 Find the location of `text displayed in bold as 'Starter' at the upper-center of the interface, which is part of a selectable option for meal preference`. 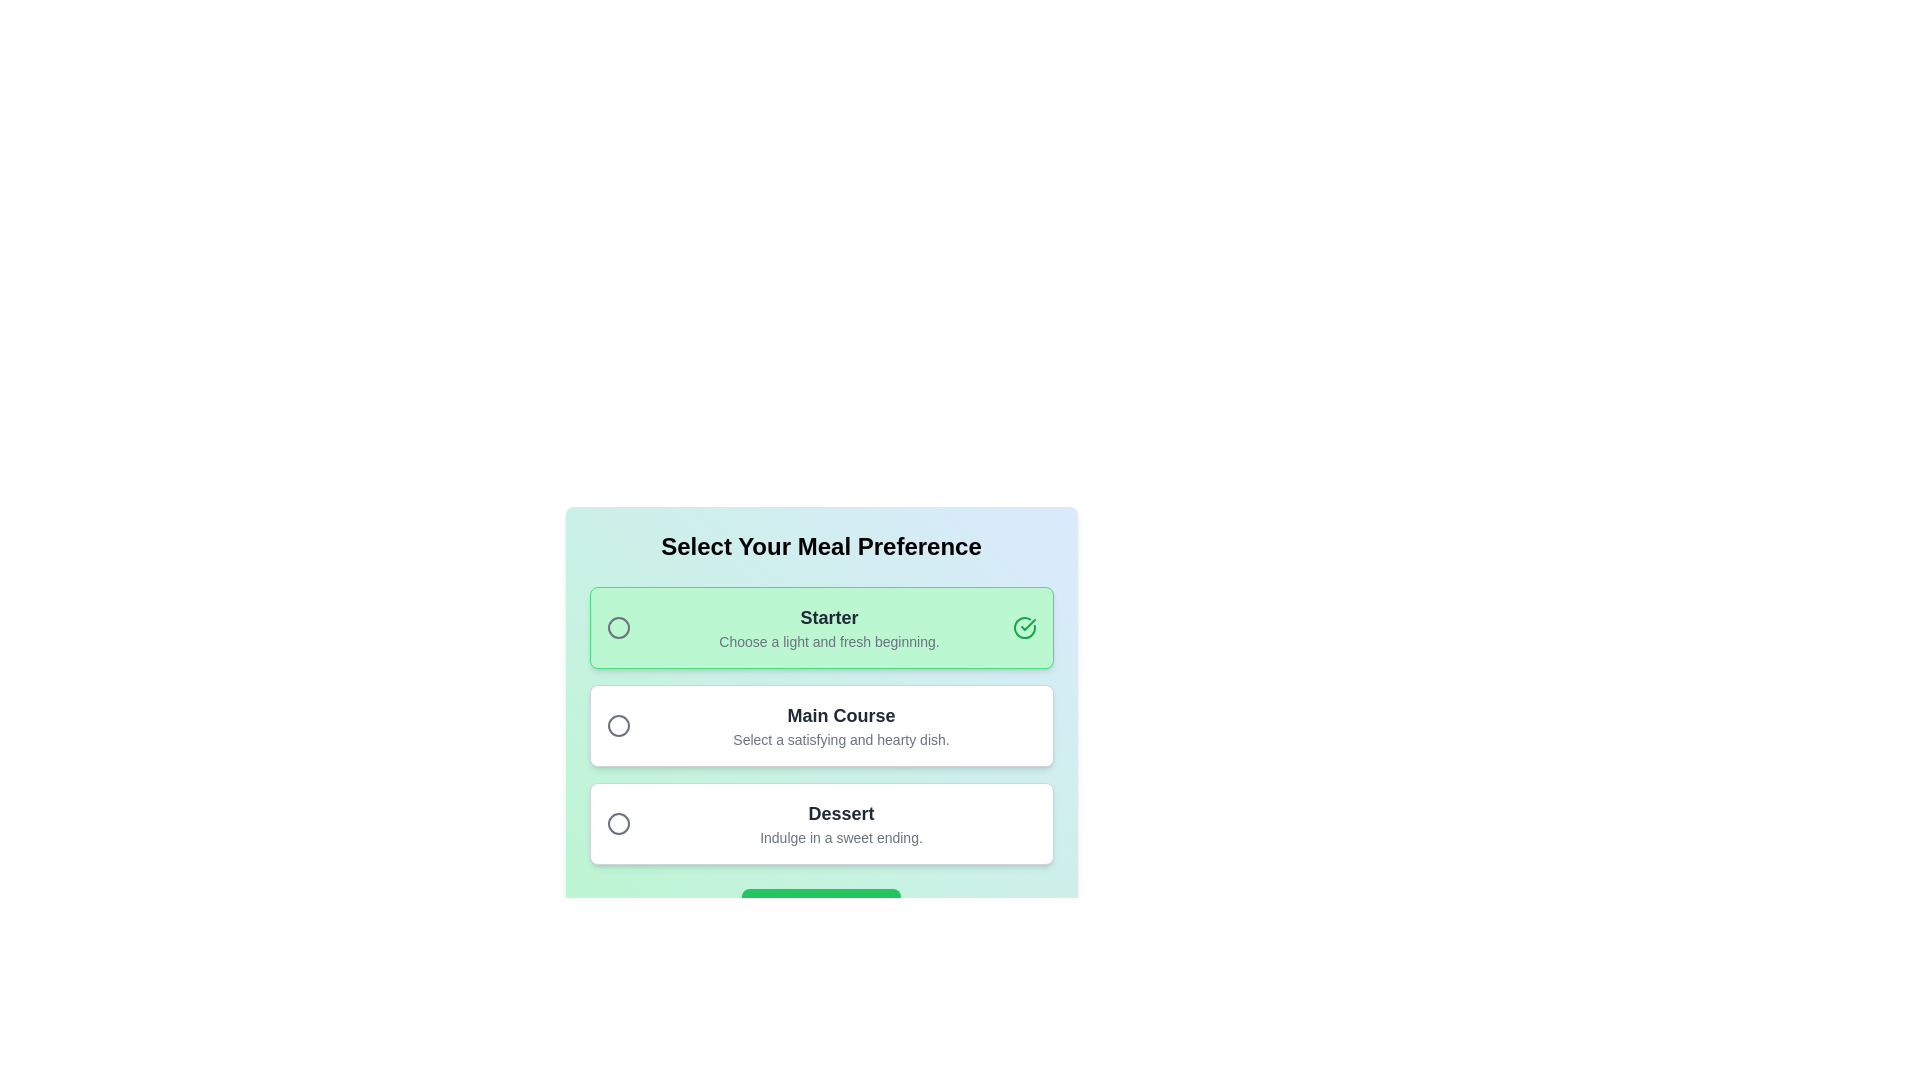

text displayed in bold as 'Starter' at the upper-center of the interface, which is part of a selectable option for meal preference is located at coordinates (829, 616).